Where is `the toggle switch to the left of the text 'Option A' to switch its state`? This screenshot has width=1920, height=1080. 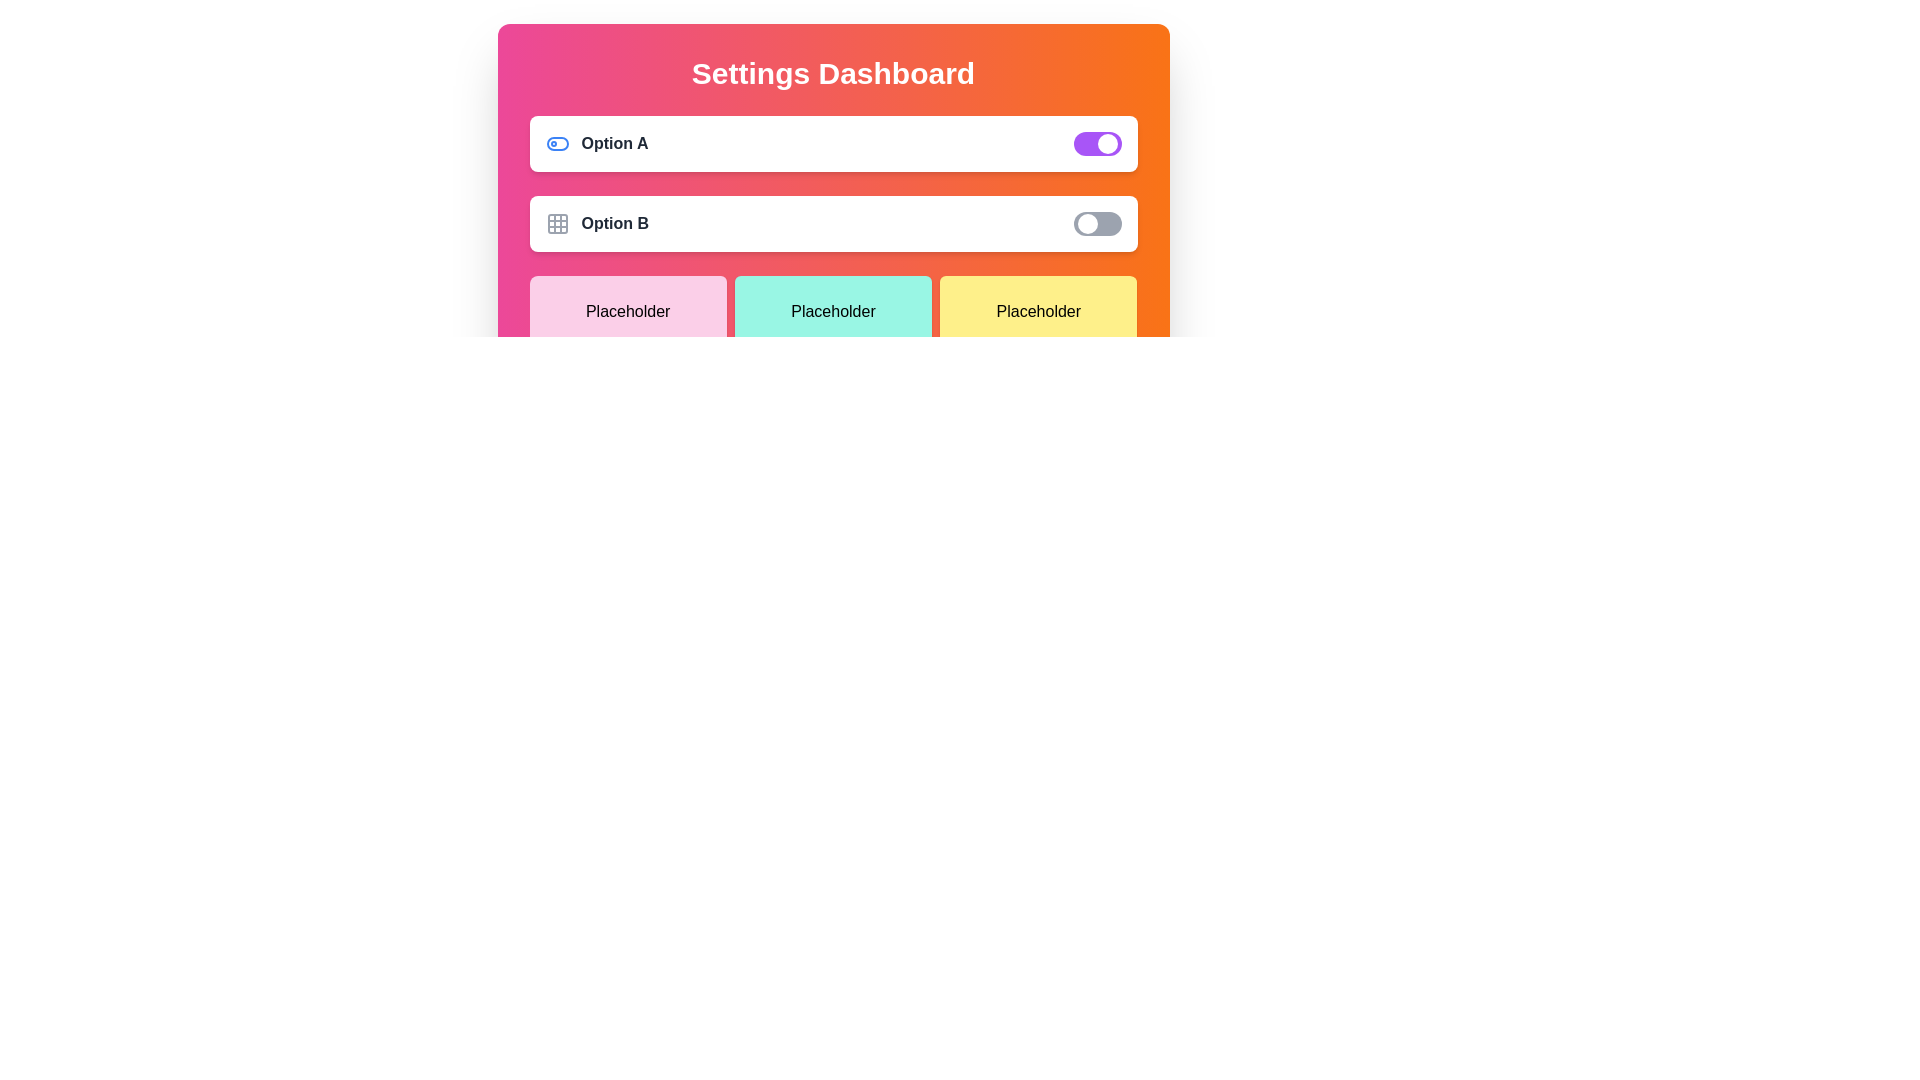
the toggle switch to the left of the text 'Option A' to switch its state is located at coordinates (557, 142).